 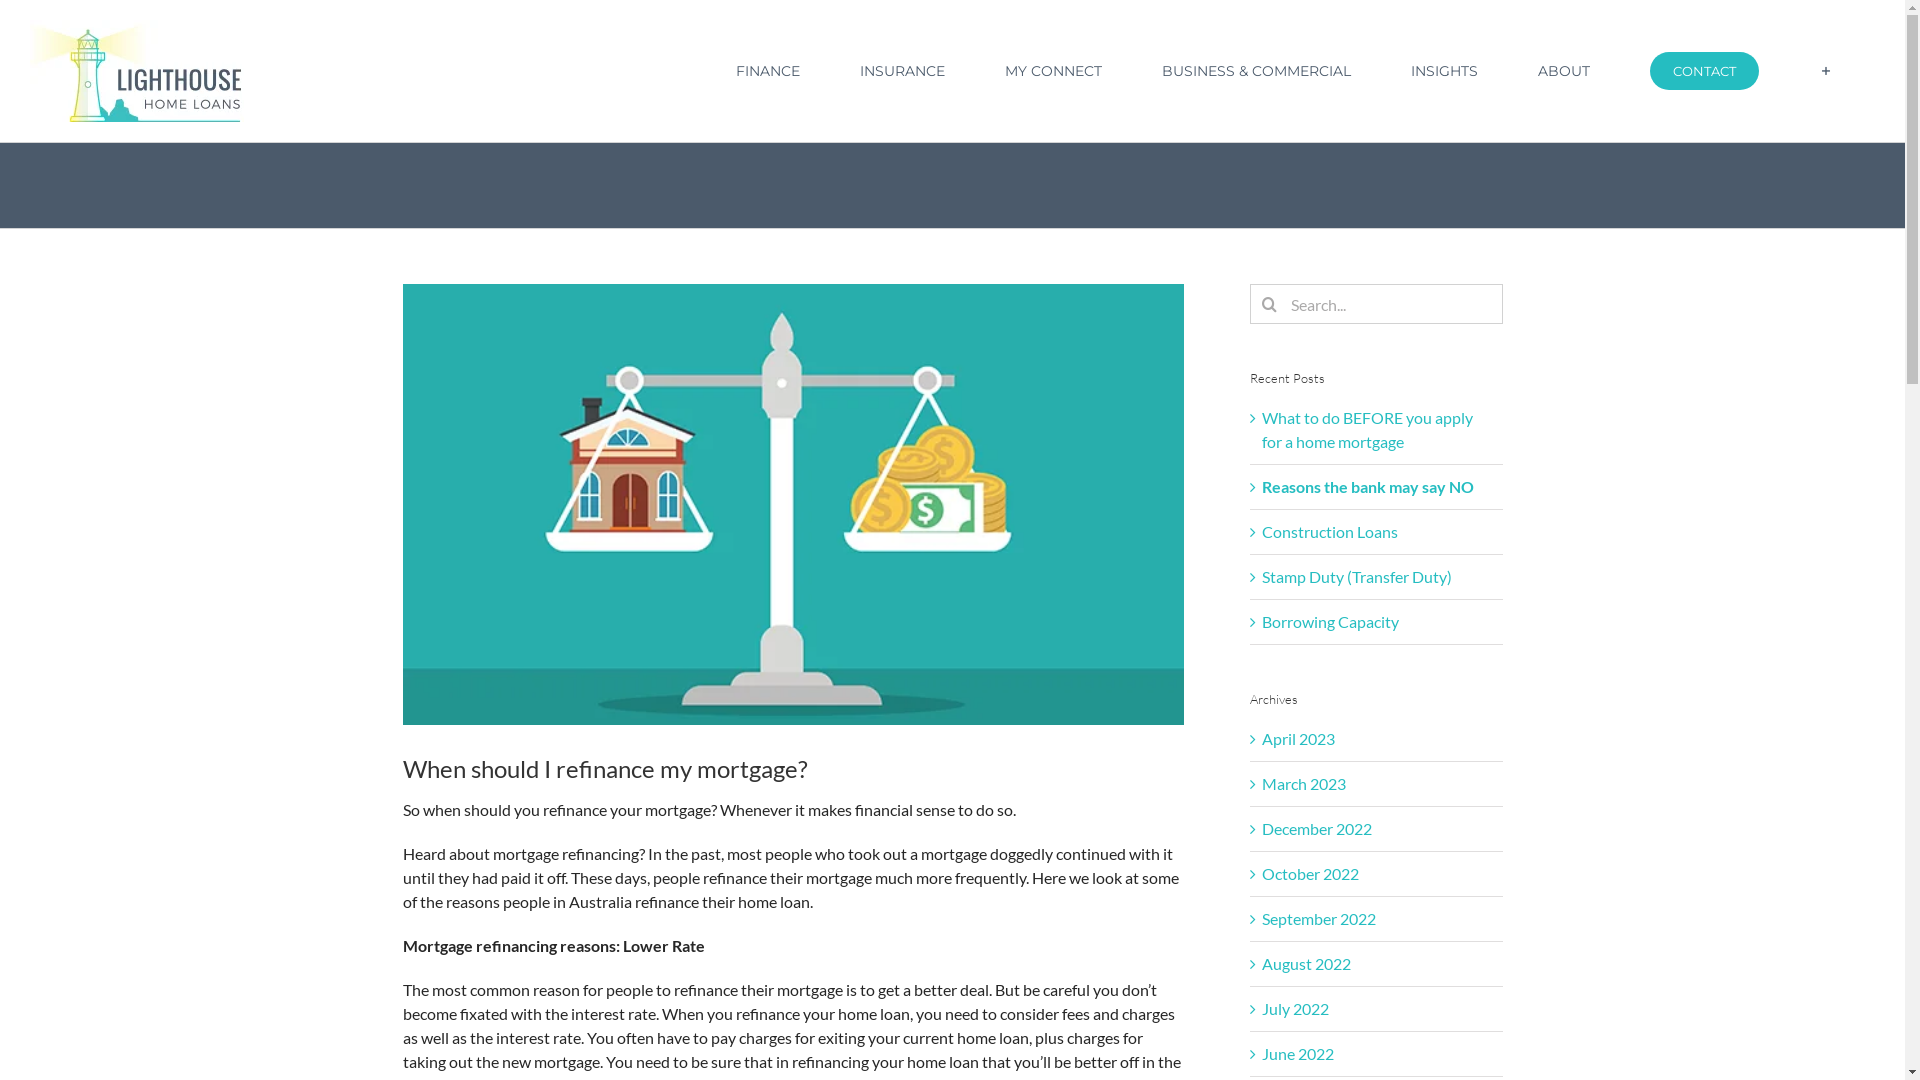 What do you see at coordinates (1319, 918) in the screenshot?
I see `'September 2022'` at bounding box center [1319, 918].